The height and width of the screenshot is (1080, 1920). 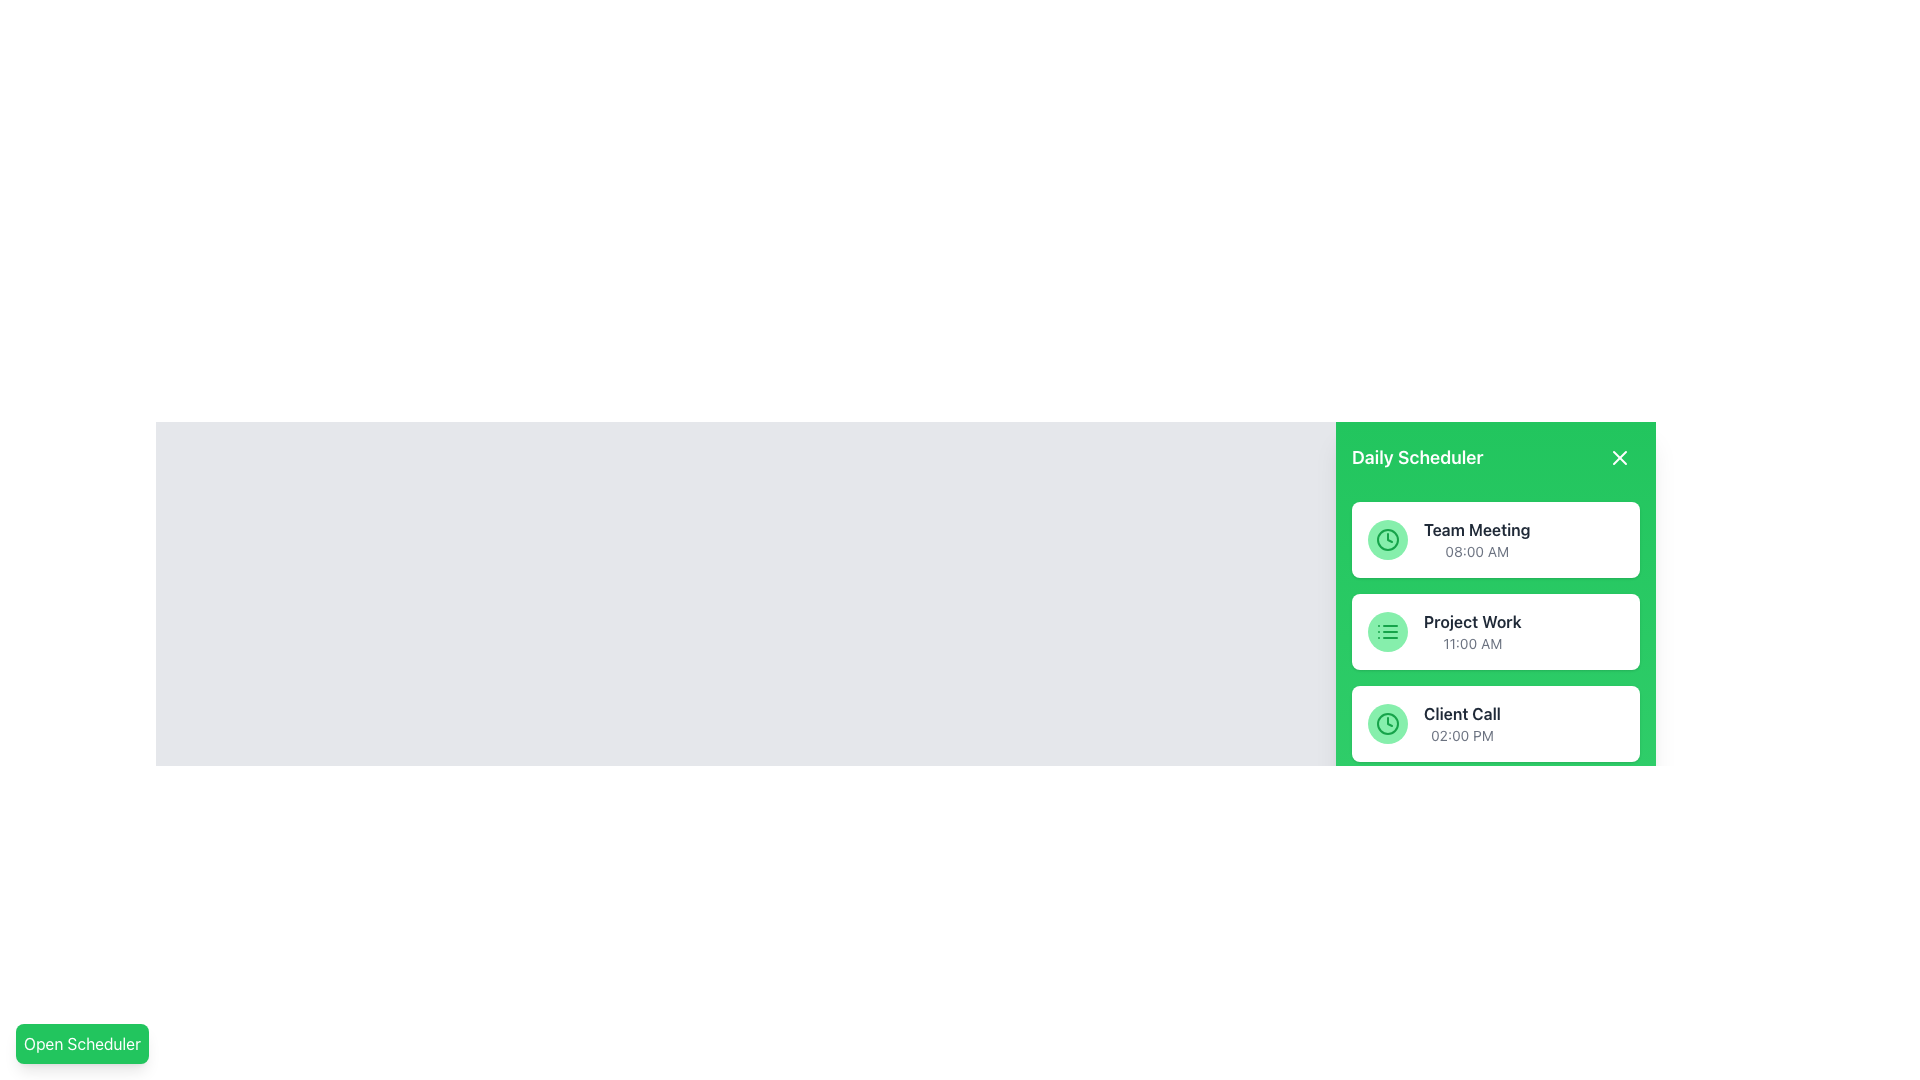 What do you see at coordinates (1386, 540) in the screenshot?
I see `the clock icon representing time for the 'Team Meeting' event in the 'Daily Scheduler' panel, located at the leftmost side of the event block` at bounding box center [1386, 540].